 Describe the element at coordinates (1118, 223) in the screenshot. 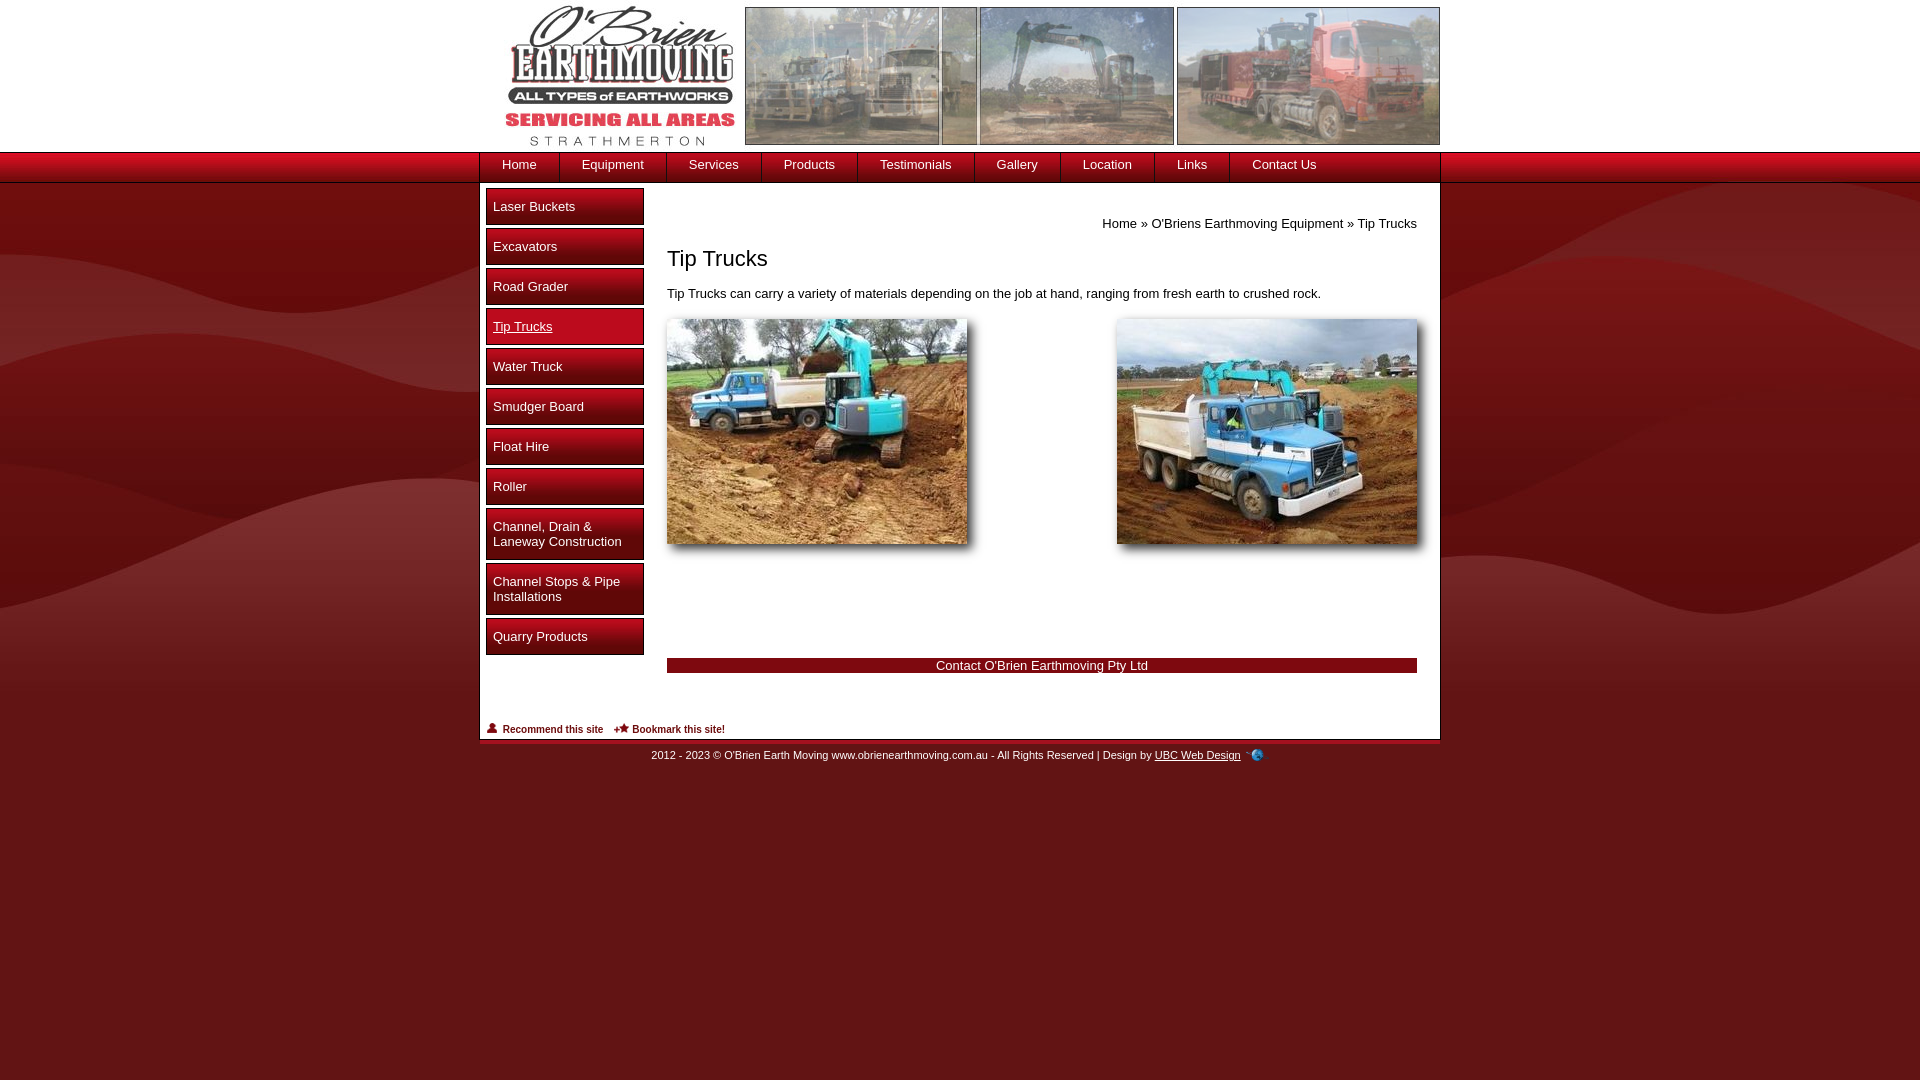

I see `'Home'` at that location.